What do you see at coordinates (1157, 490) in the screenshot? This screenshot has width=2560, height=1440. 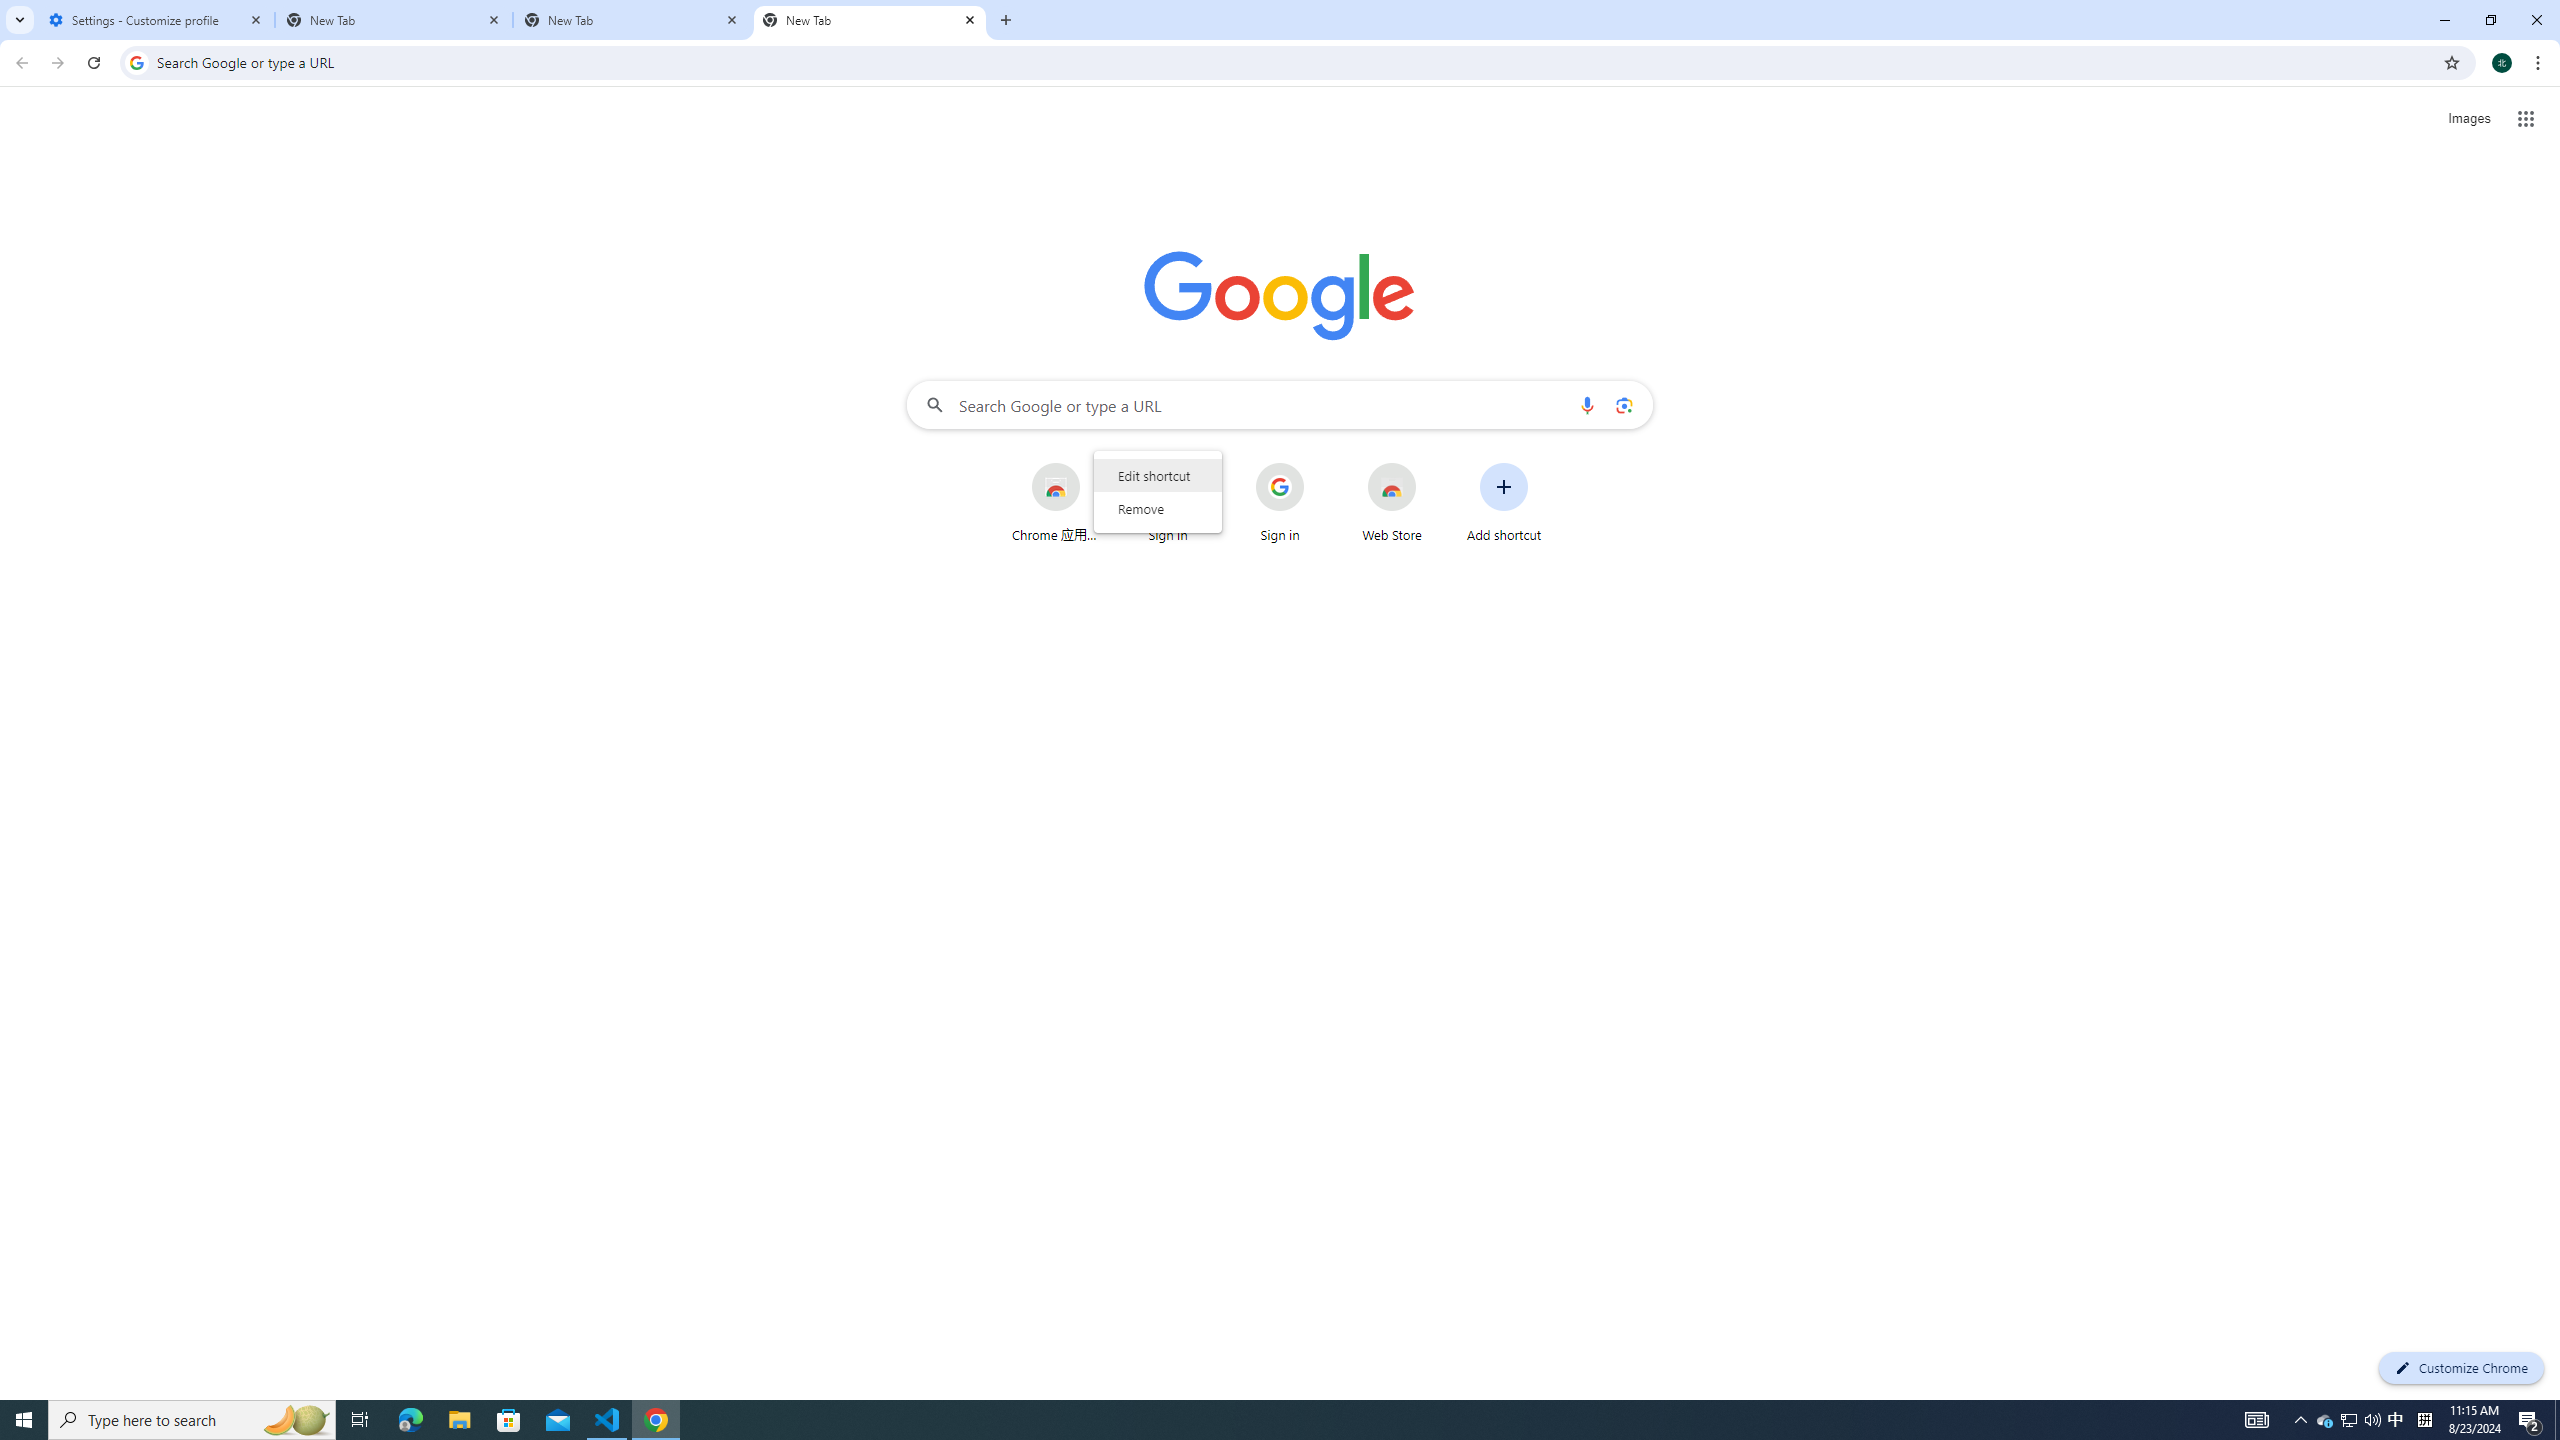 I see `'AutomationID: wrapper'` at bounding box center [1157, 490].